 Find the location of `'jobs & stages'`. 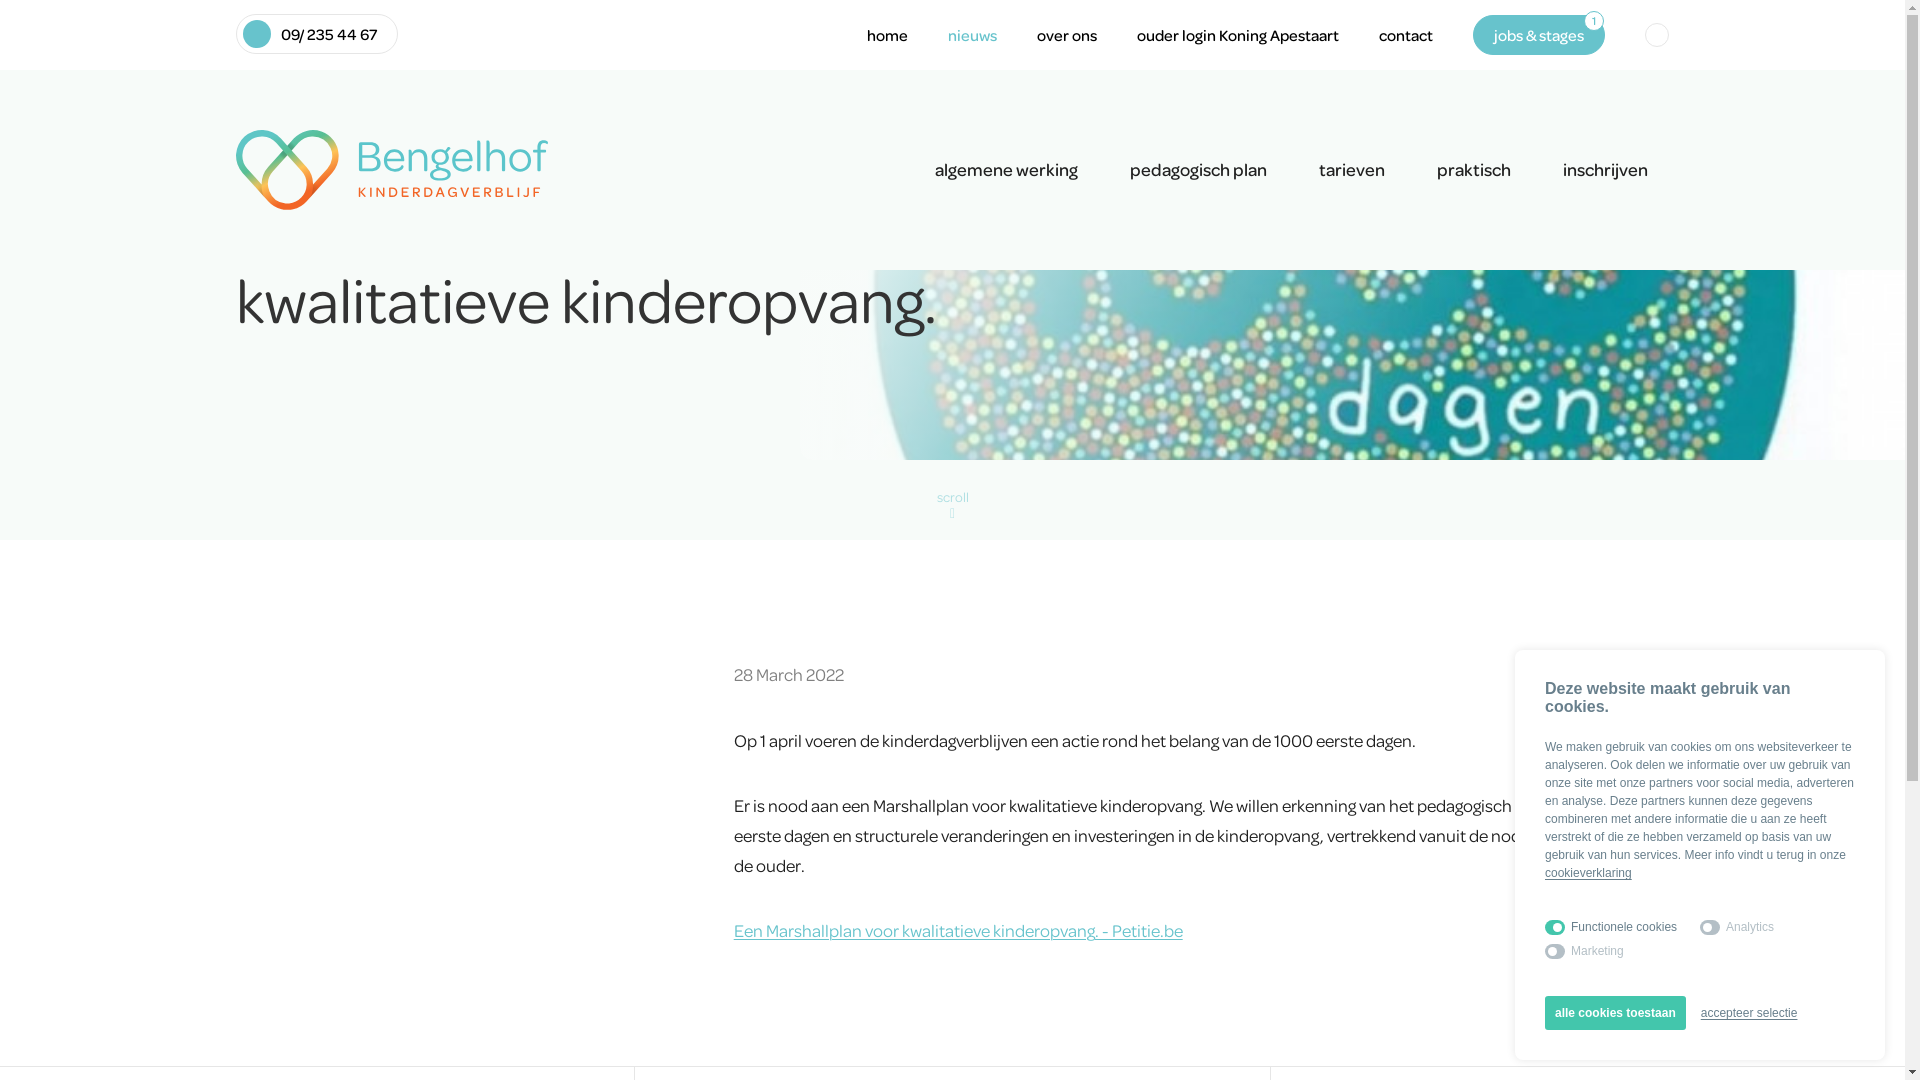

'jobs & stages' is located at coordinates (1538, 34).